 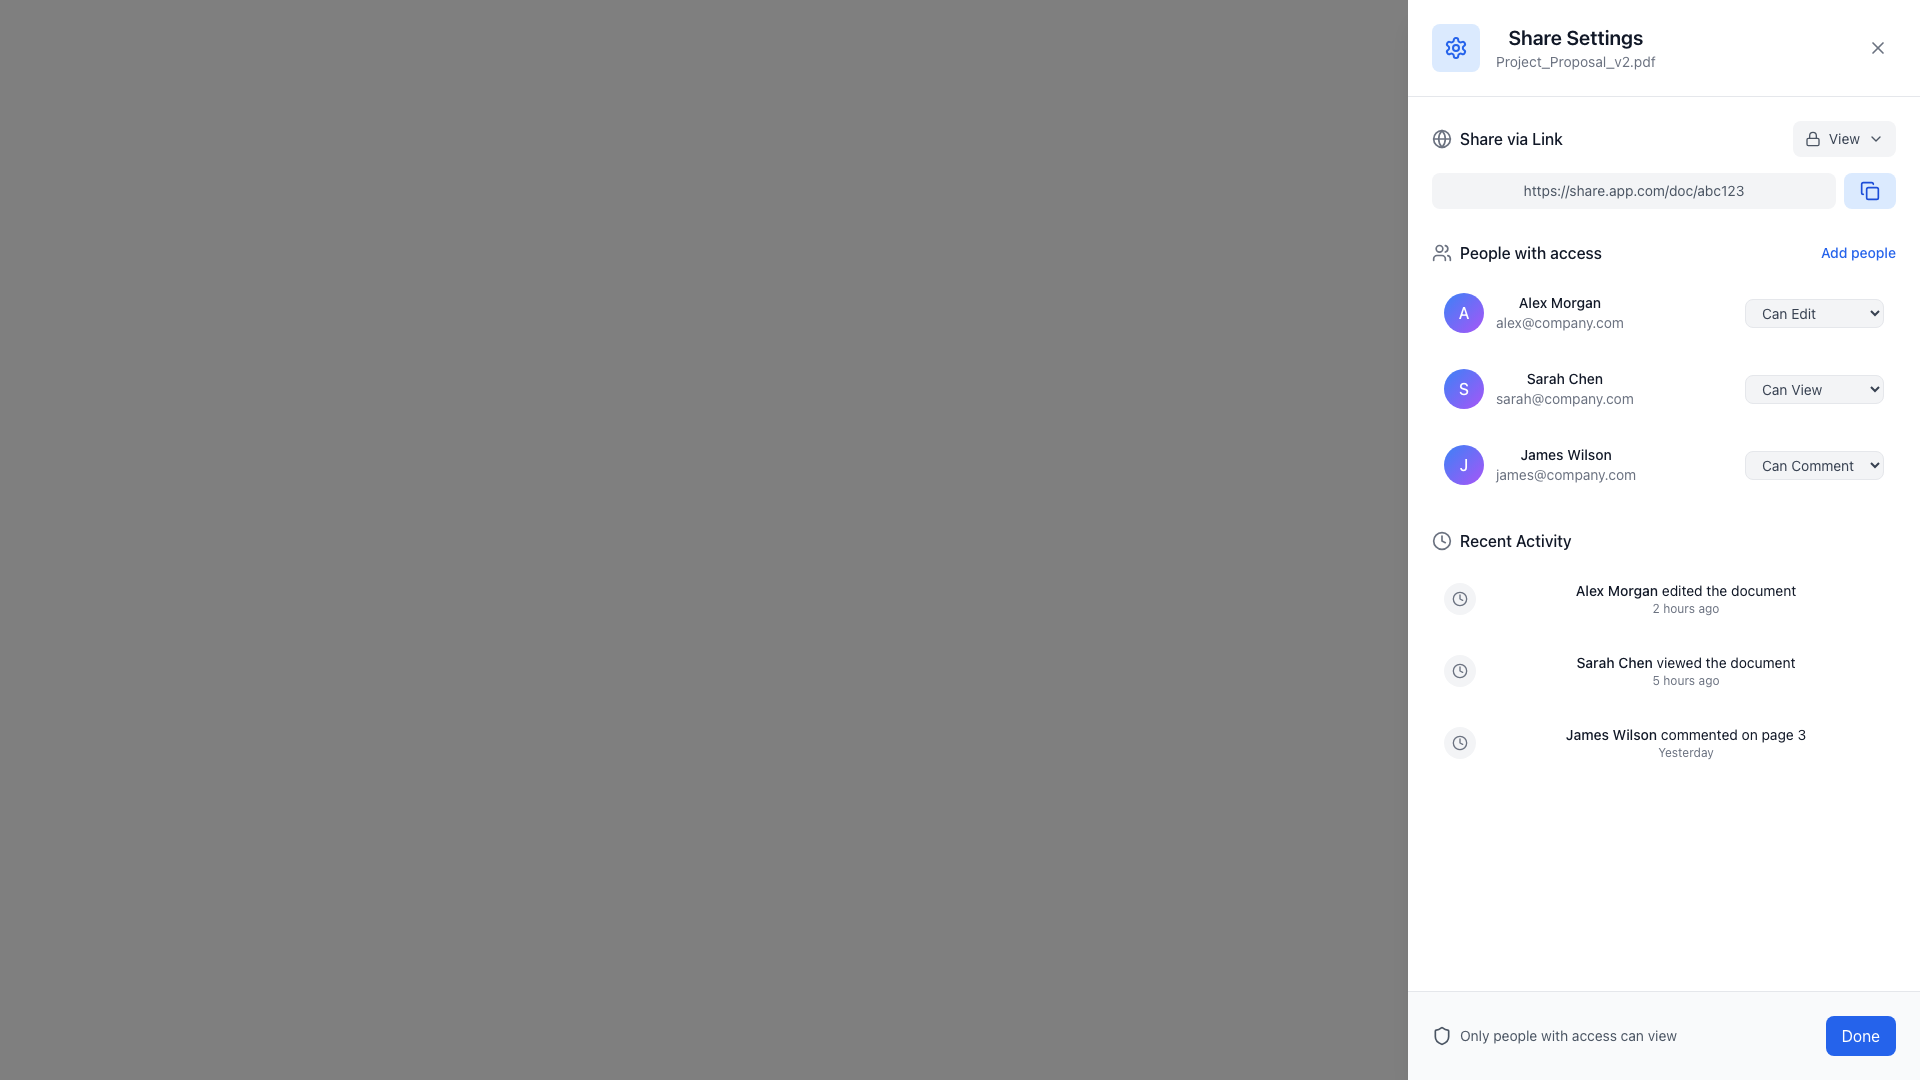 What do you see at coordinates (1563, 378) in the screenshot?
I see `the label displaying the text 'Sarah Chen', which is styled in medium-weight dark gray font and is located above the email 'sarah@company.com' in the 'People with access' section` at bounding box center [1563, 378].